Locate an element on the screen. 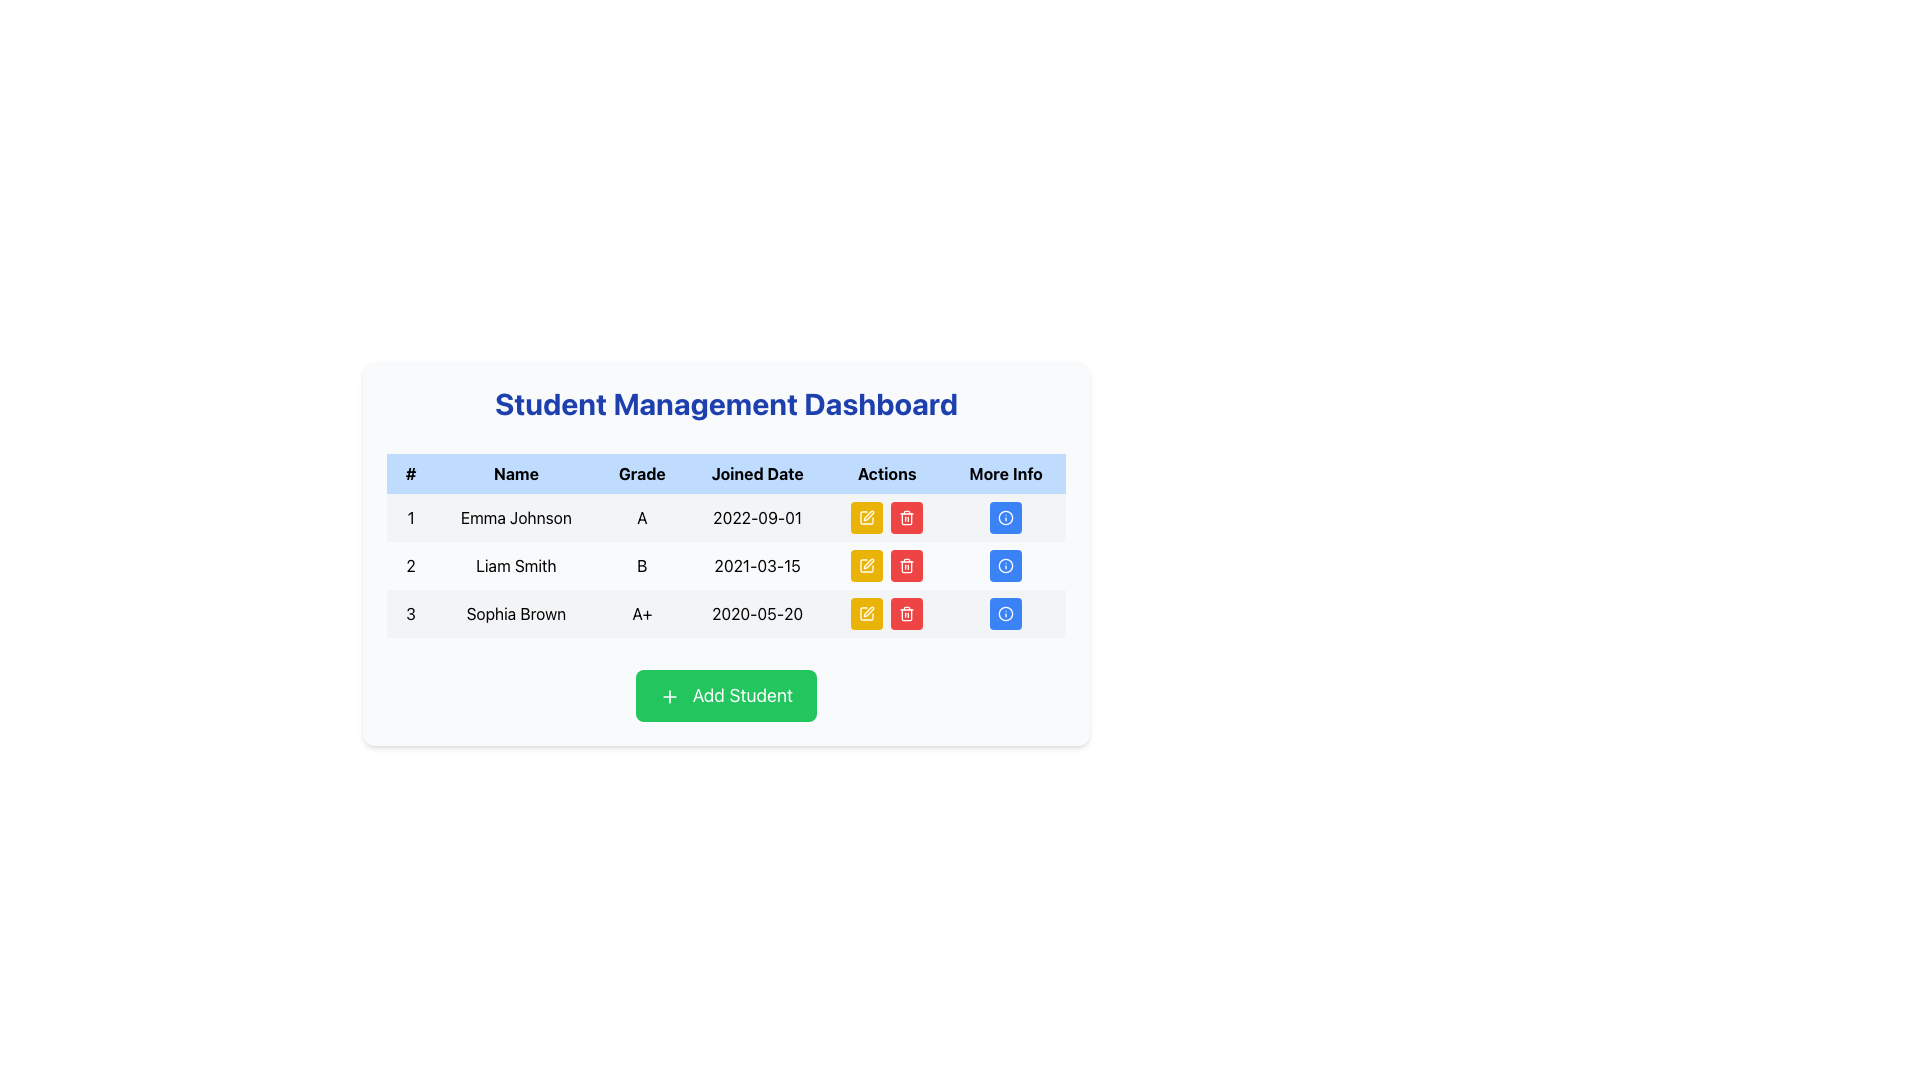 Image resolution: width=1920 pixels, height=1080 pixels. the text element displaying 'A+' in bold black typography, located under the 'Grade' header in the same row as the student 'Sophia Brown' is located at coordinates (642, 612).